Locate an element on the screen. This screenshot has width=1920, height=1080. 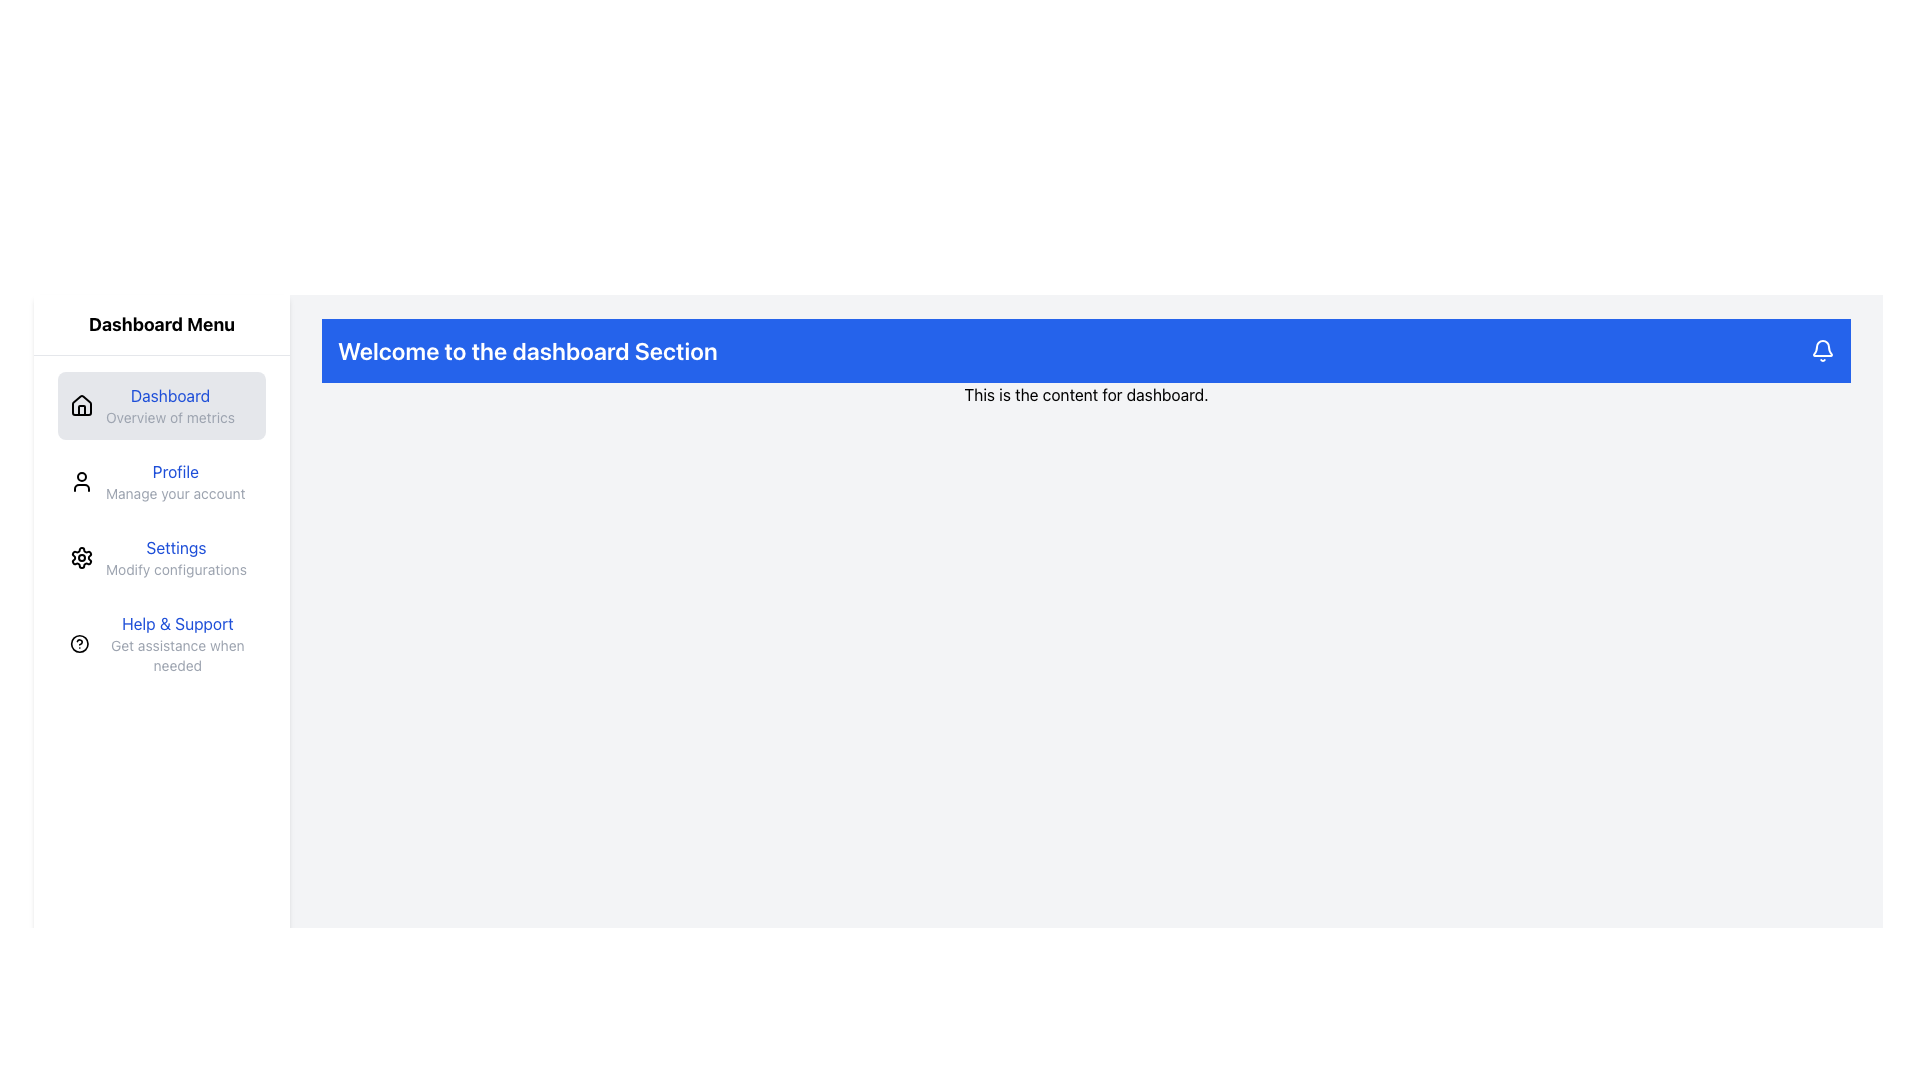
descriptive text label located below the 'Dashboard' menu item within the vertical navigation menu on the left side of the interface is located at coordinates (170, 416).